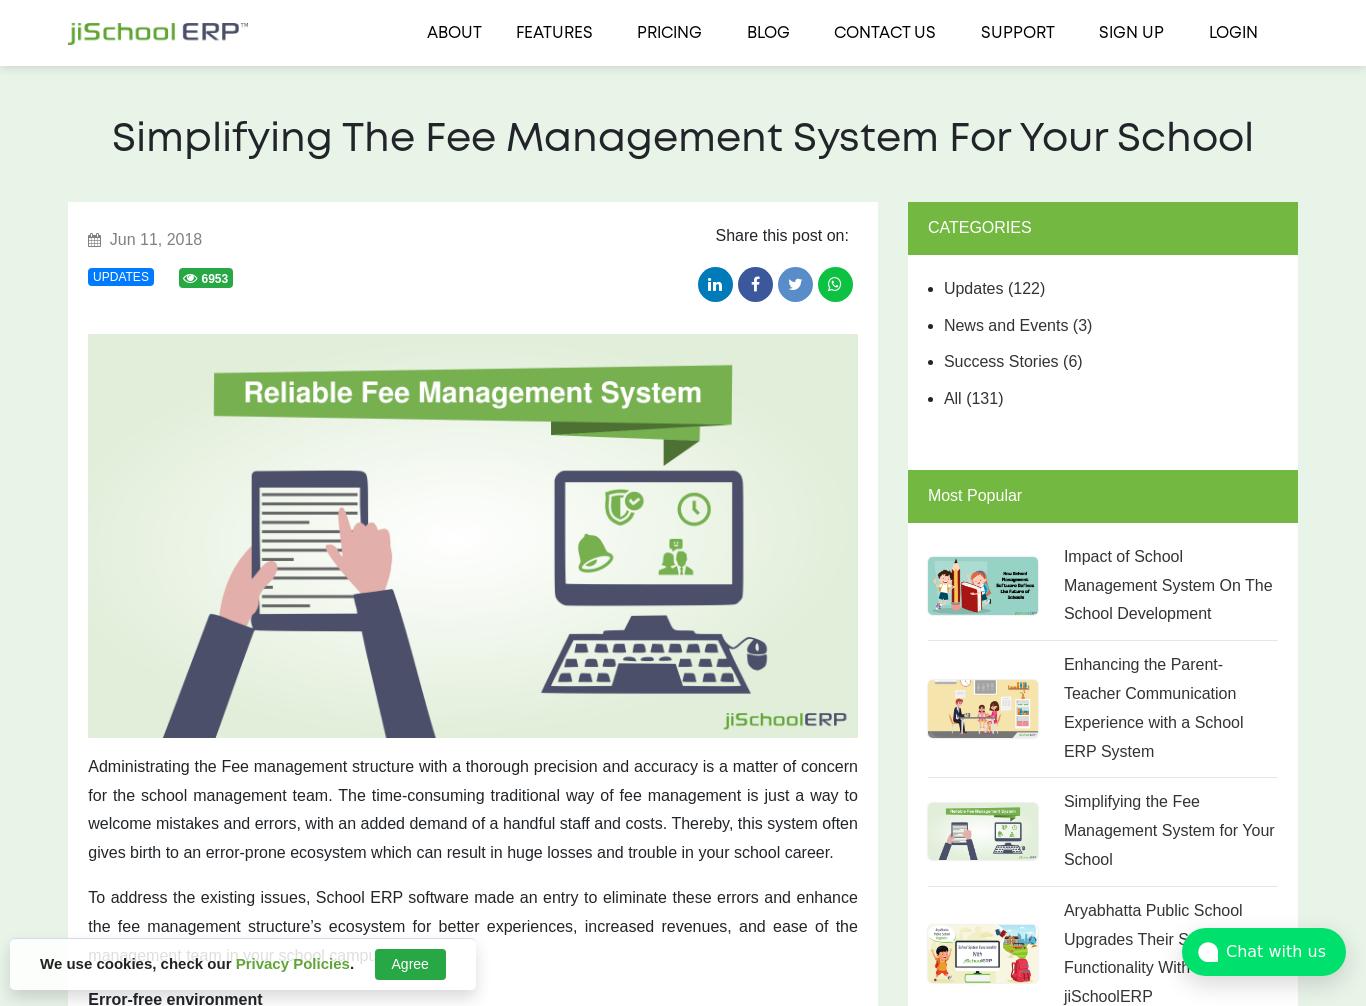  Describe the element at coordinates (452, 33) in the screenshot. I see `'About'` at that location.